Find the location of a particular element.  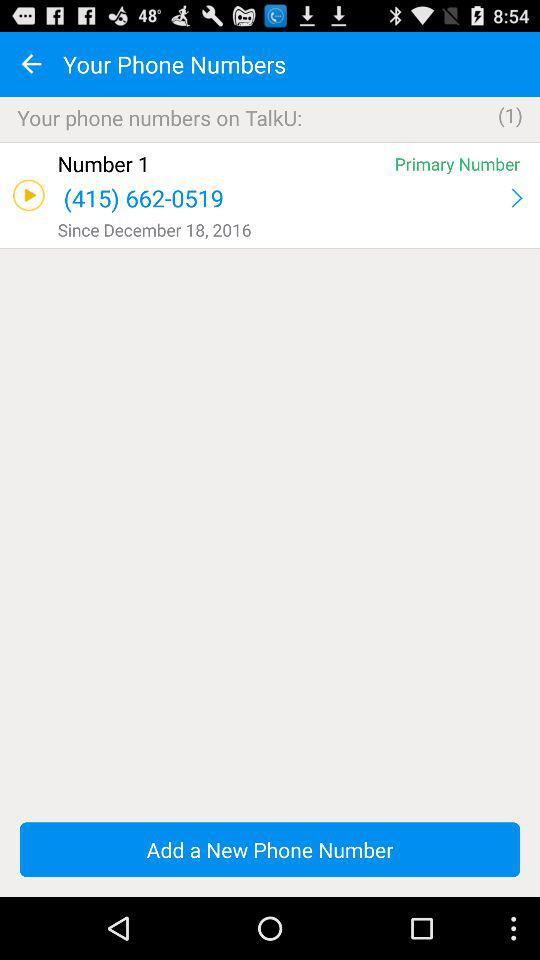

the app below the number 1 icon is located at coordinates (281, 198).